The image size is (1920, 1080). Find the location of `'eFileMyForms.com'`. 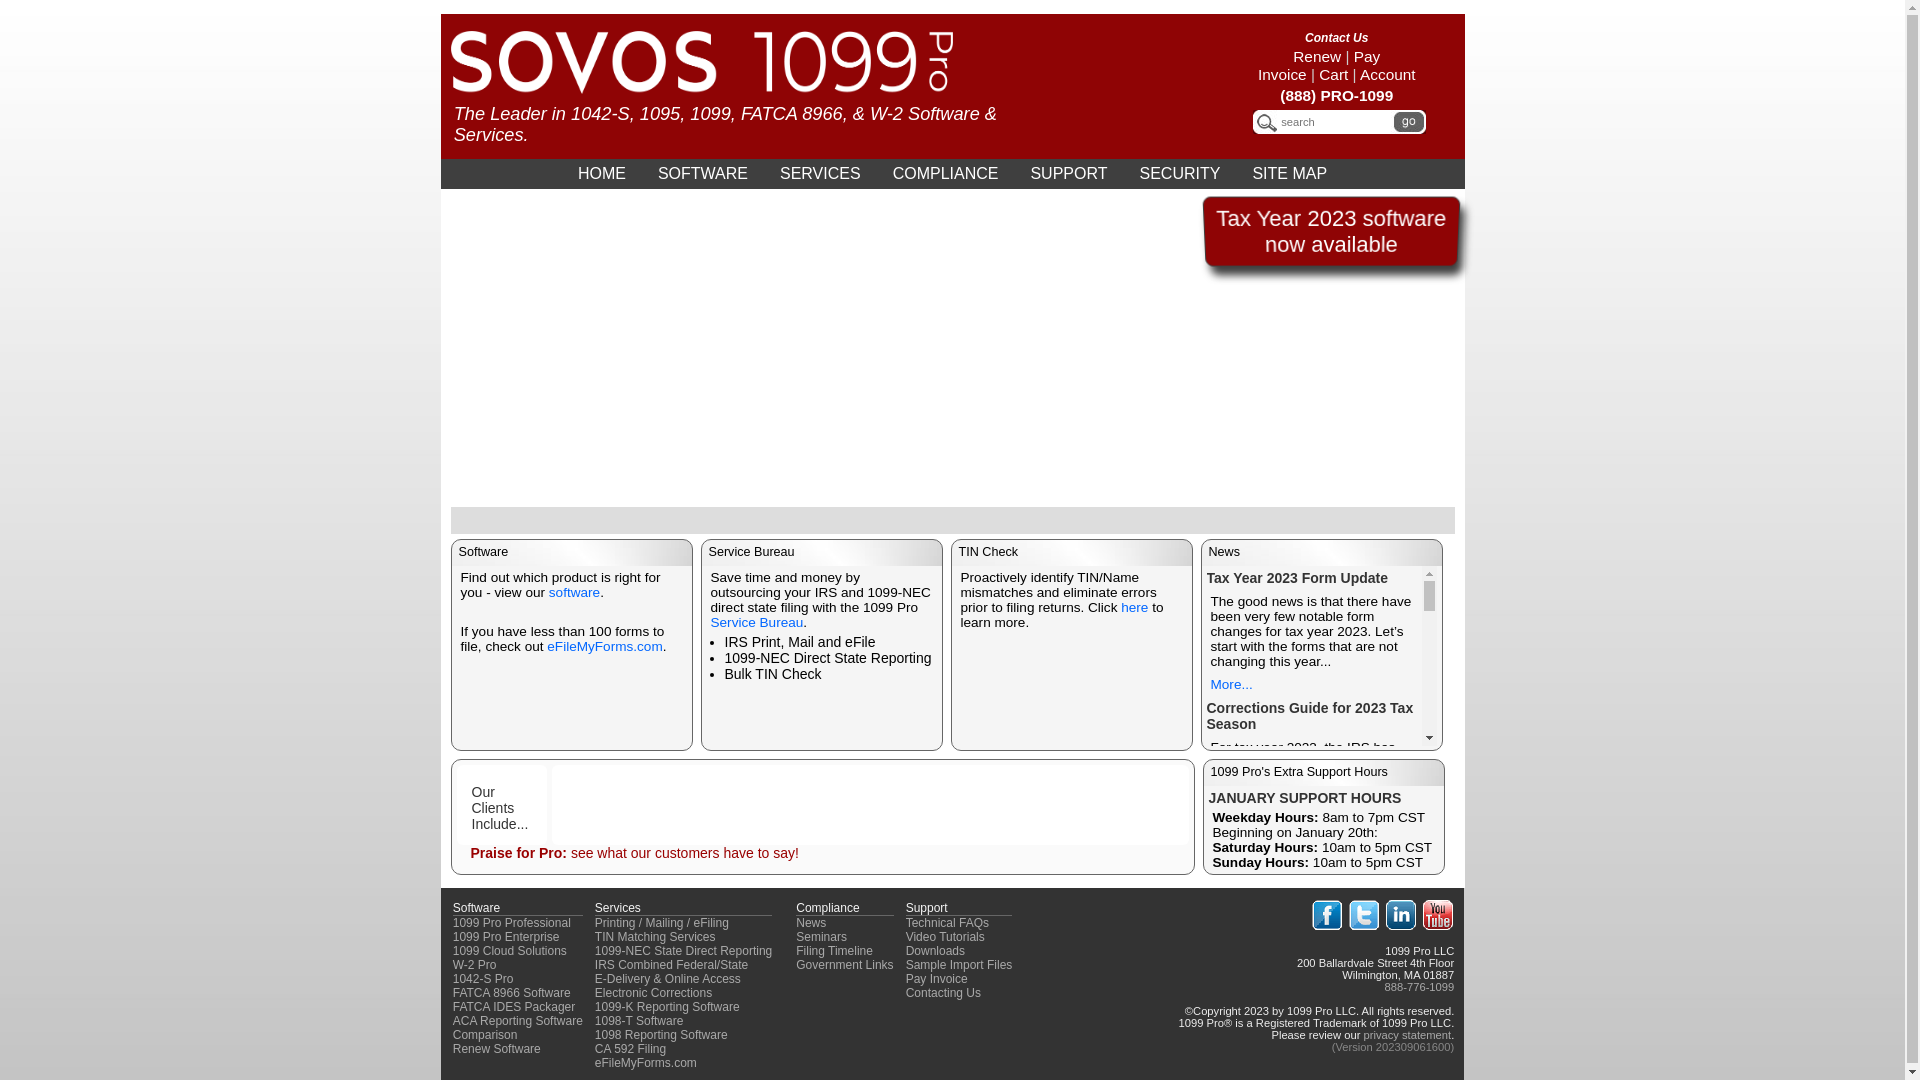

'eFileMyForms.com' is located at coordinates (646, 1062).